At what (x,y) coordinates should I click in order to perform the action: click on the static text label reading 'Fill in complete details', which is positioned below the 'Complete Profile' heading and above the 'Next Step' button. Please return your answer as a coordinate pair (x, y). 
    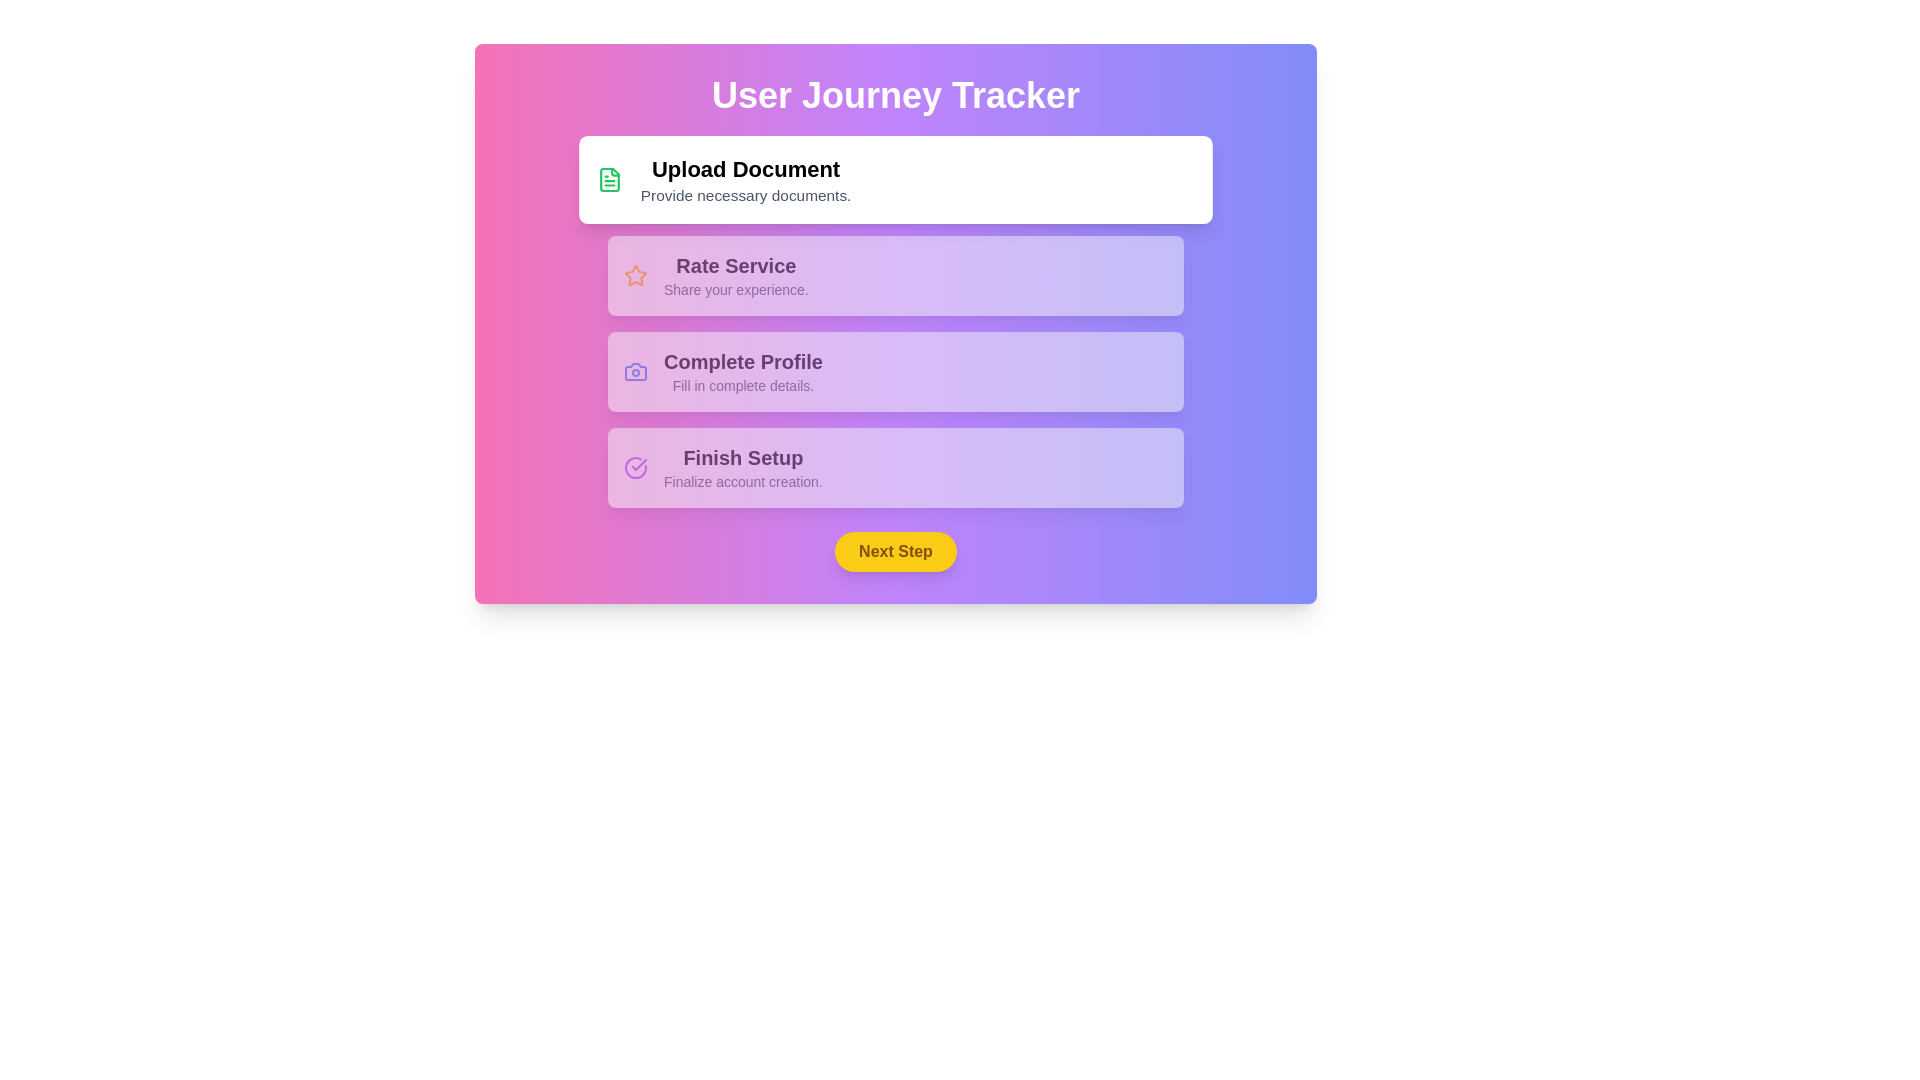
    Looking at the image, I should click on (742, 385).